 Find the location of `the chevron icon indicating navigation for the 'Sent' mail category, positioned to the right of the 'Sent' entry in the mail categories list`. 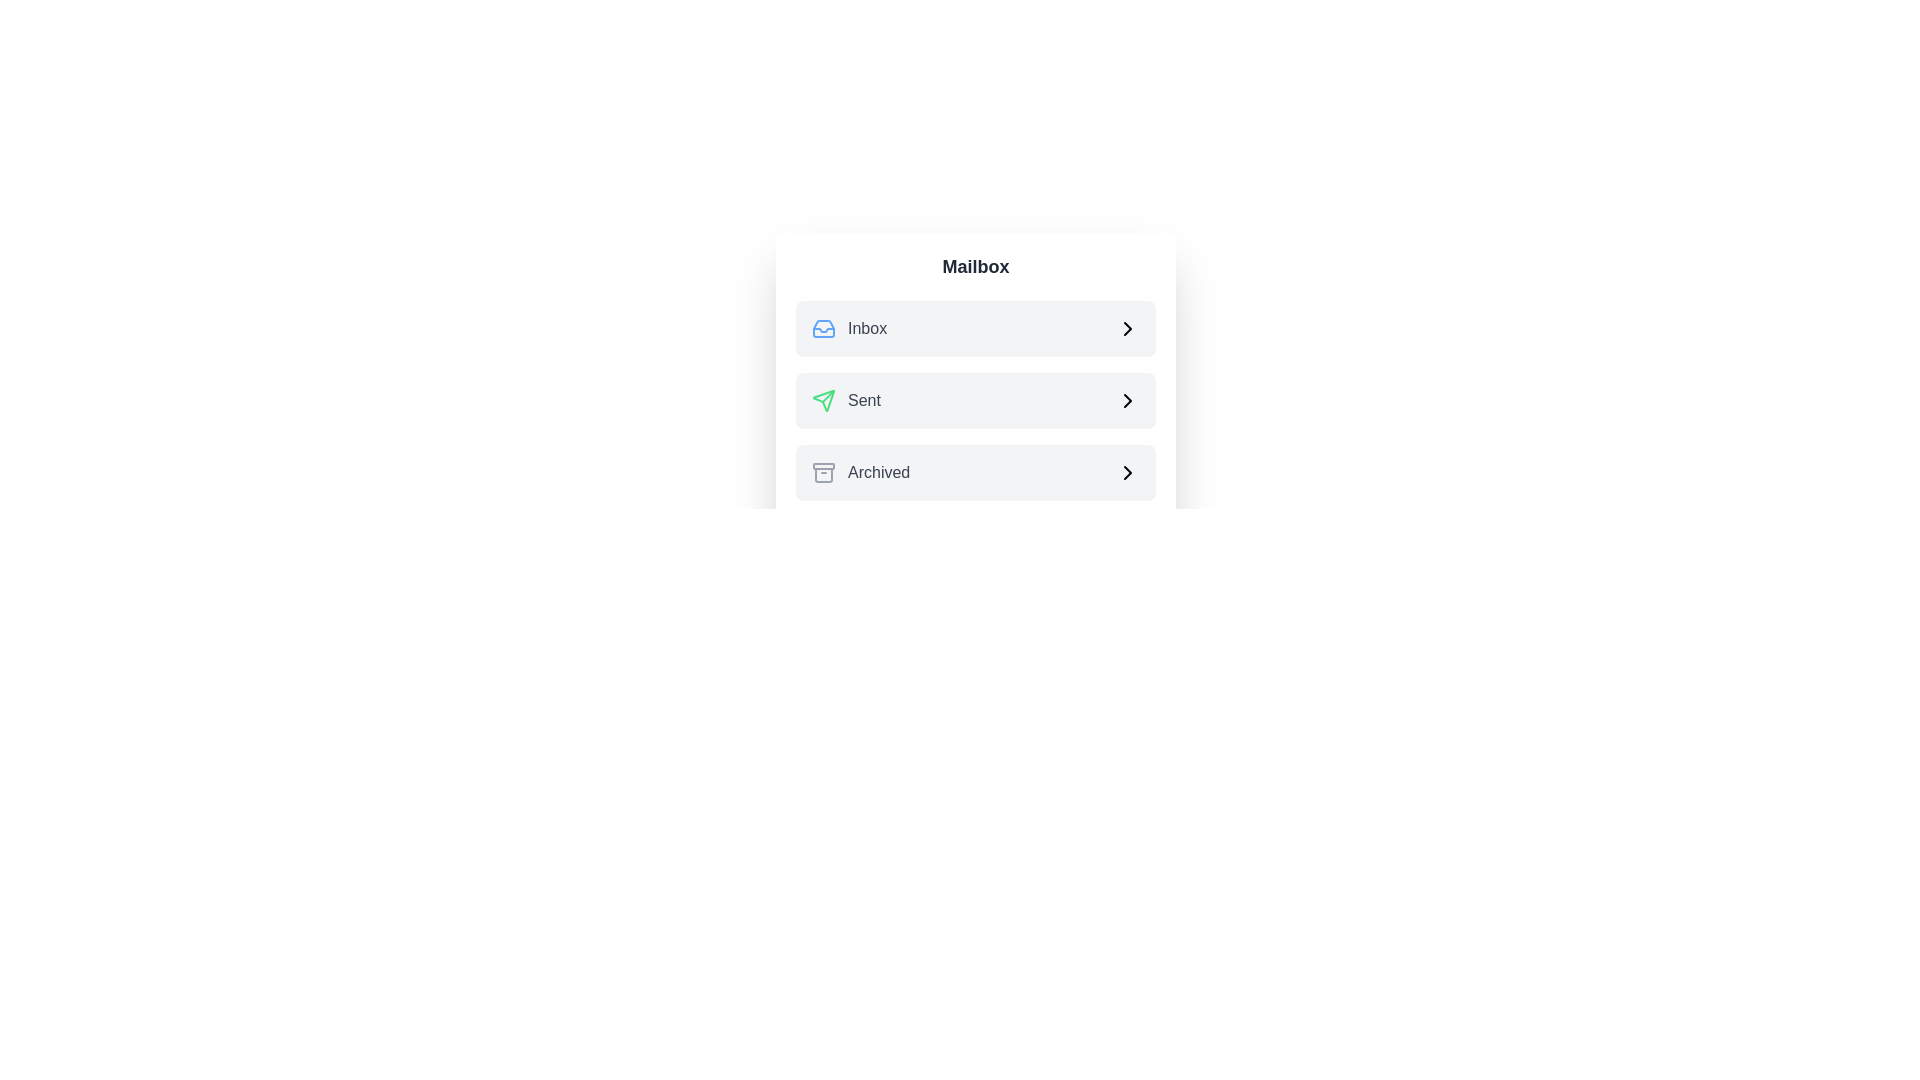

the chevron icon indicating navigation for the 'Sent' mail category, positioned to the right of the 'Sent' entry in the mail categories list is located at coordinates (1128, 401).